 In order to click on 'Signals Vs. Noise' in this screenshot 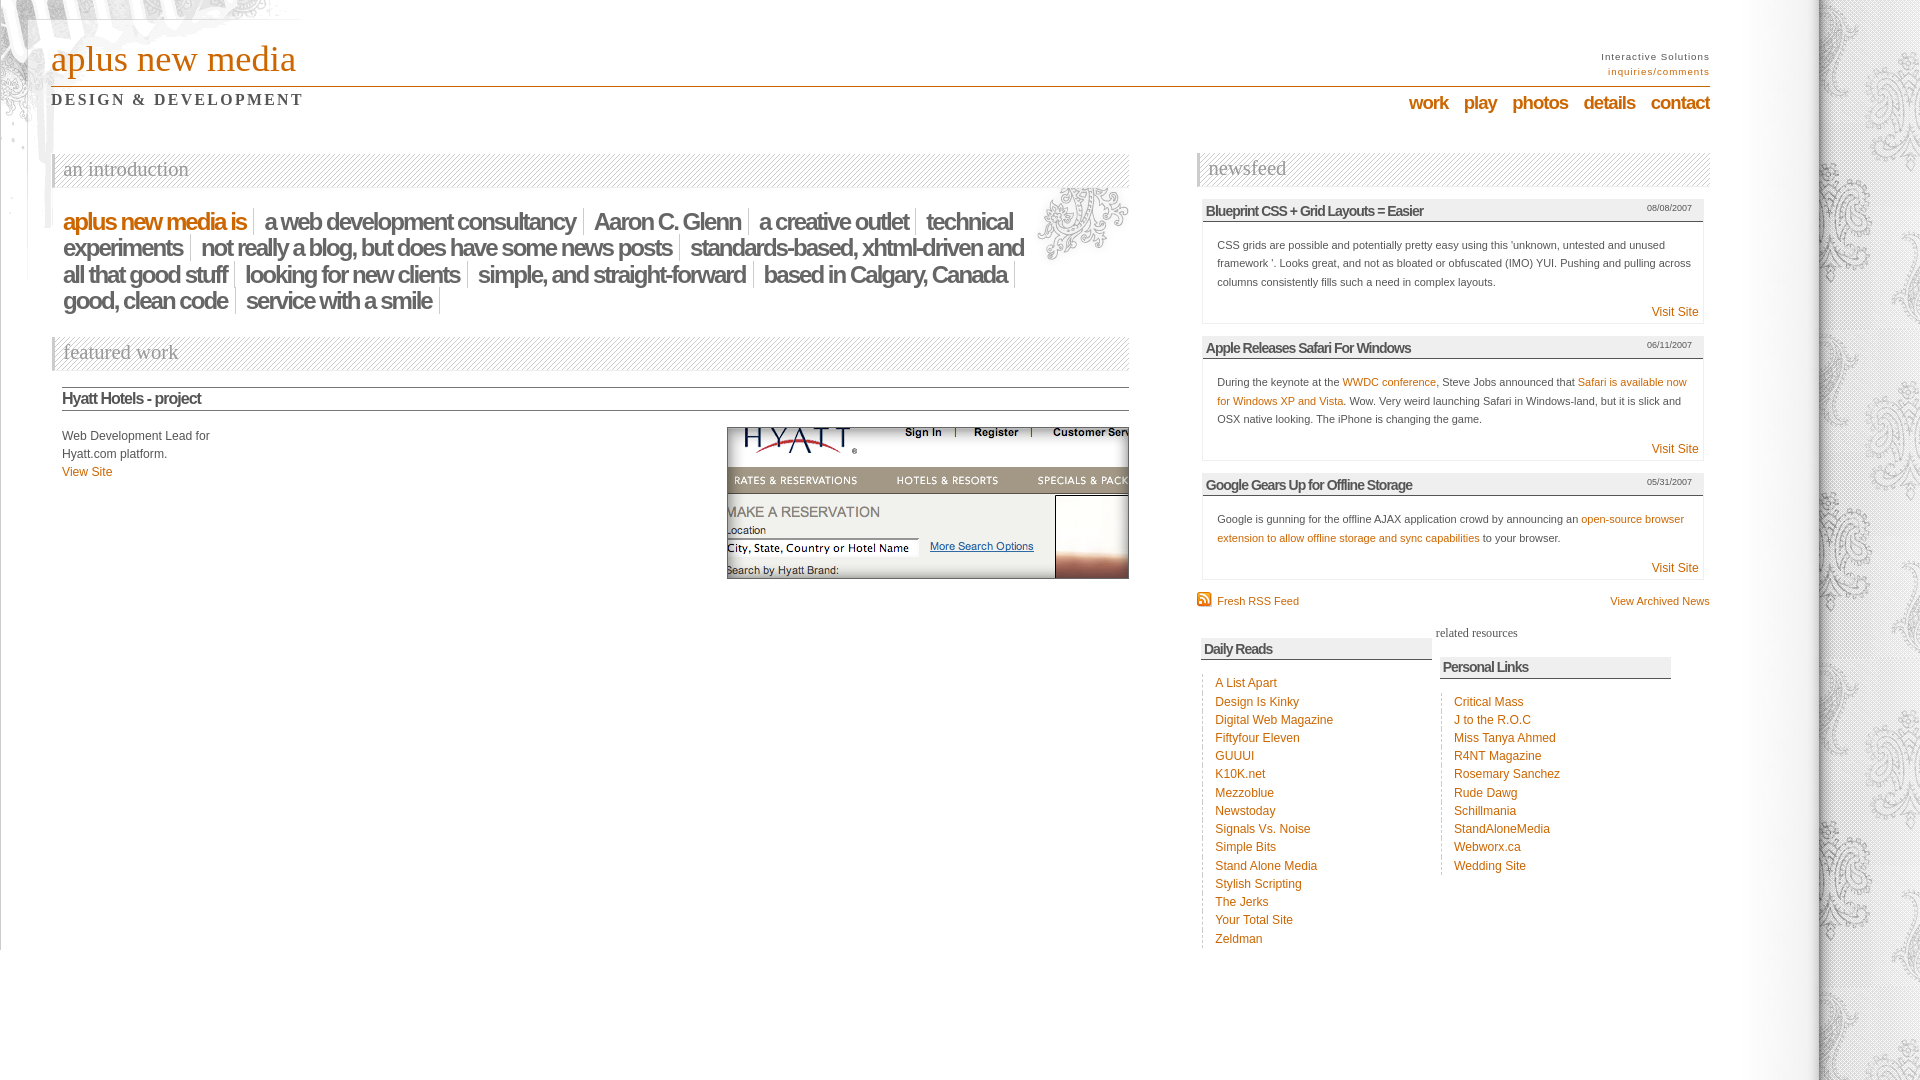, I will do `click(1316, 829)`.